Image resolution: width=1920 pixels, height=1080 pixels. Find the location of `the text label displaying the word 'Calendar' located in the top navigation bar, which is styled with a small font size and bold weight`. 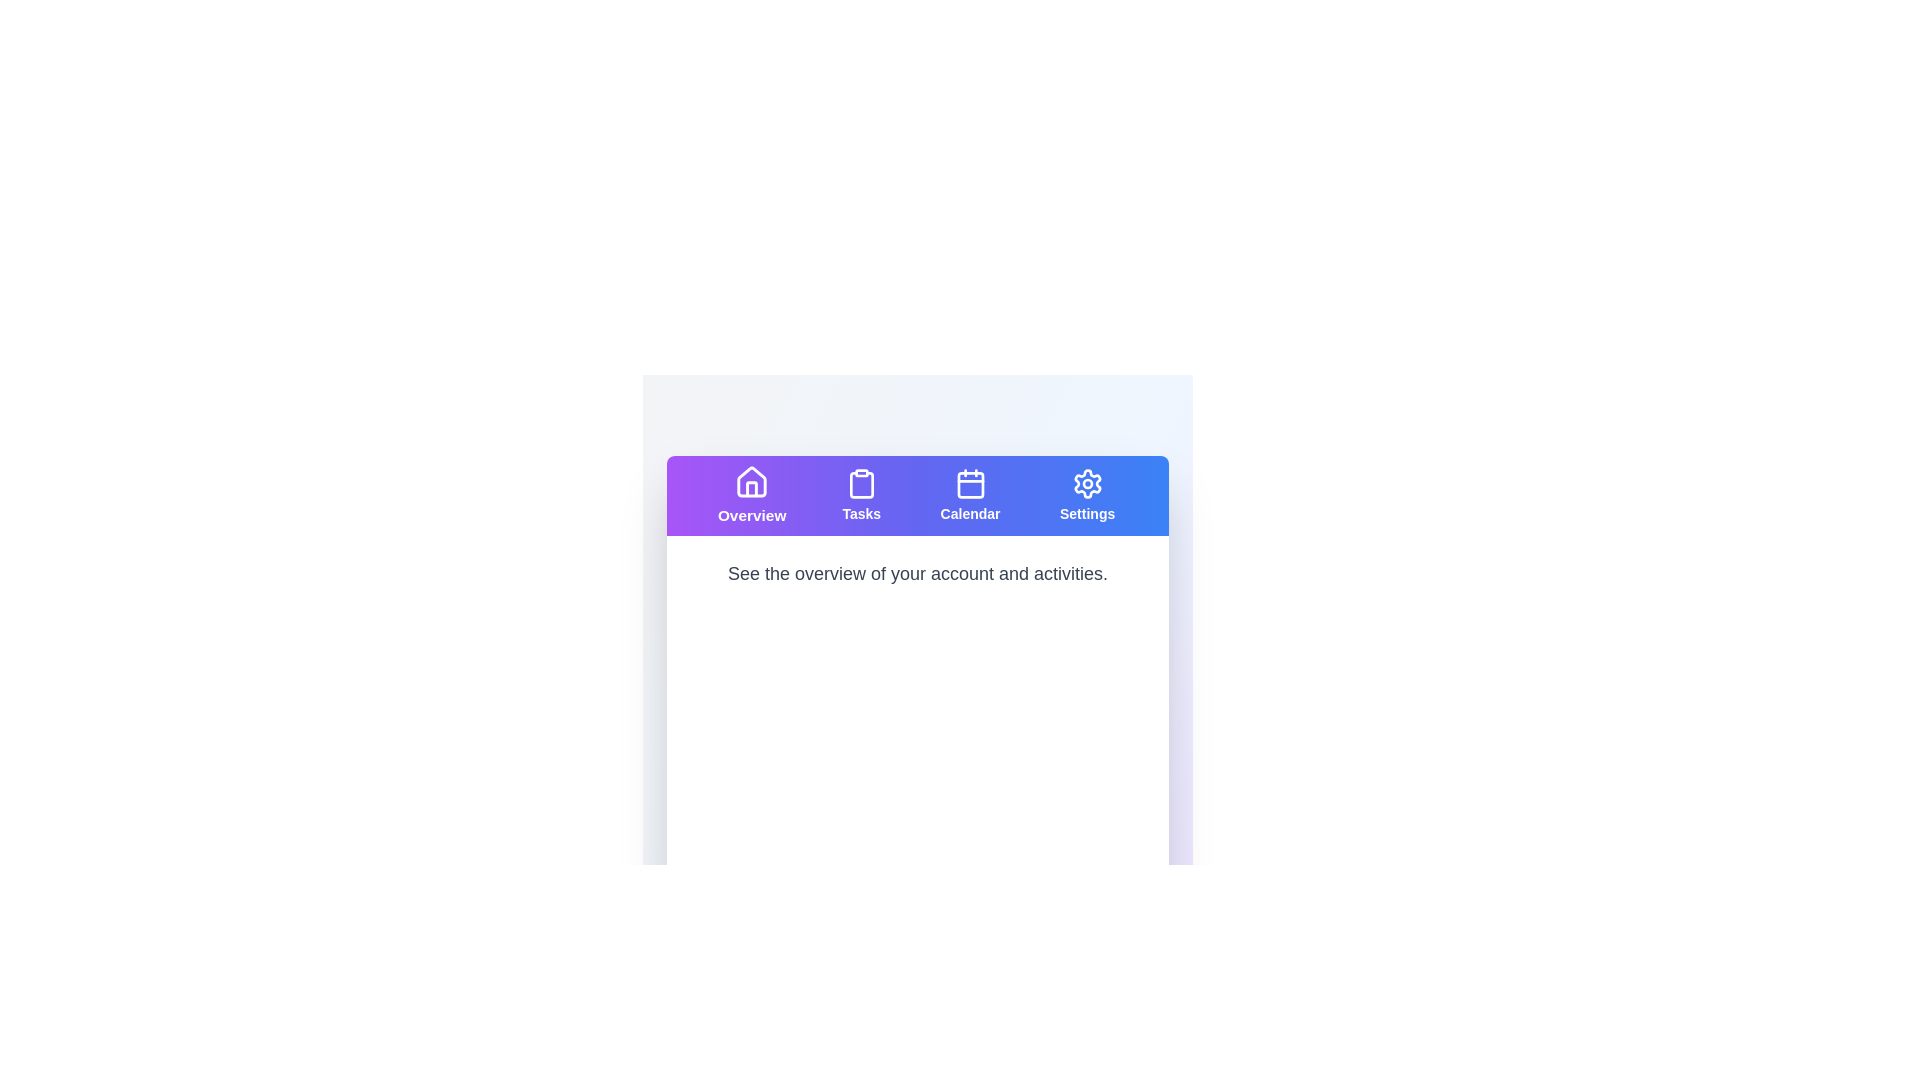

the text label displaying the word 'Calendar' located in the top navigation bar, which is styled with a small font size and bold weight is located at coordinates (970, 513).